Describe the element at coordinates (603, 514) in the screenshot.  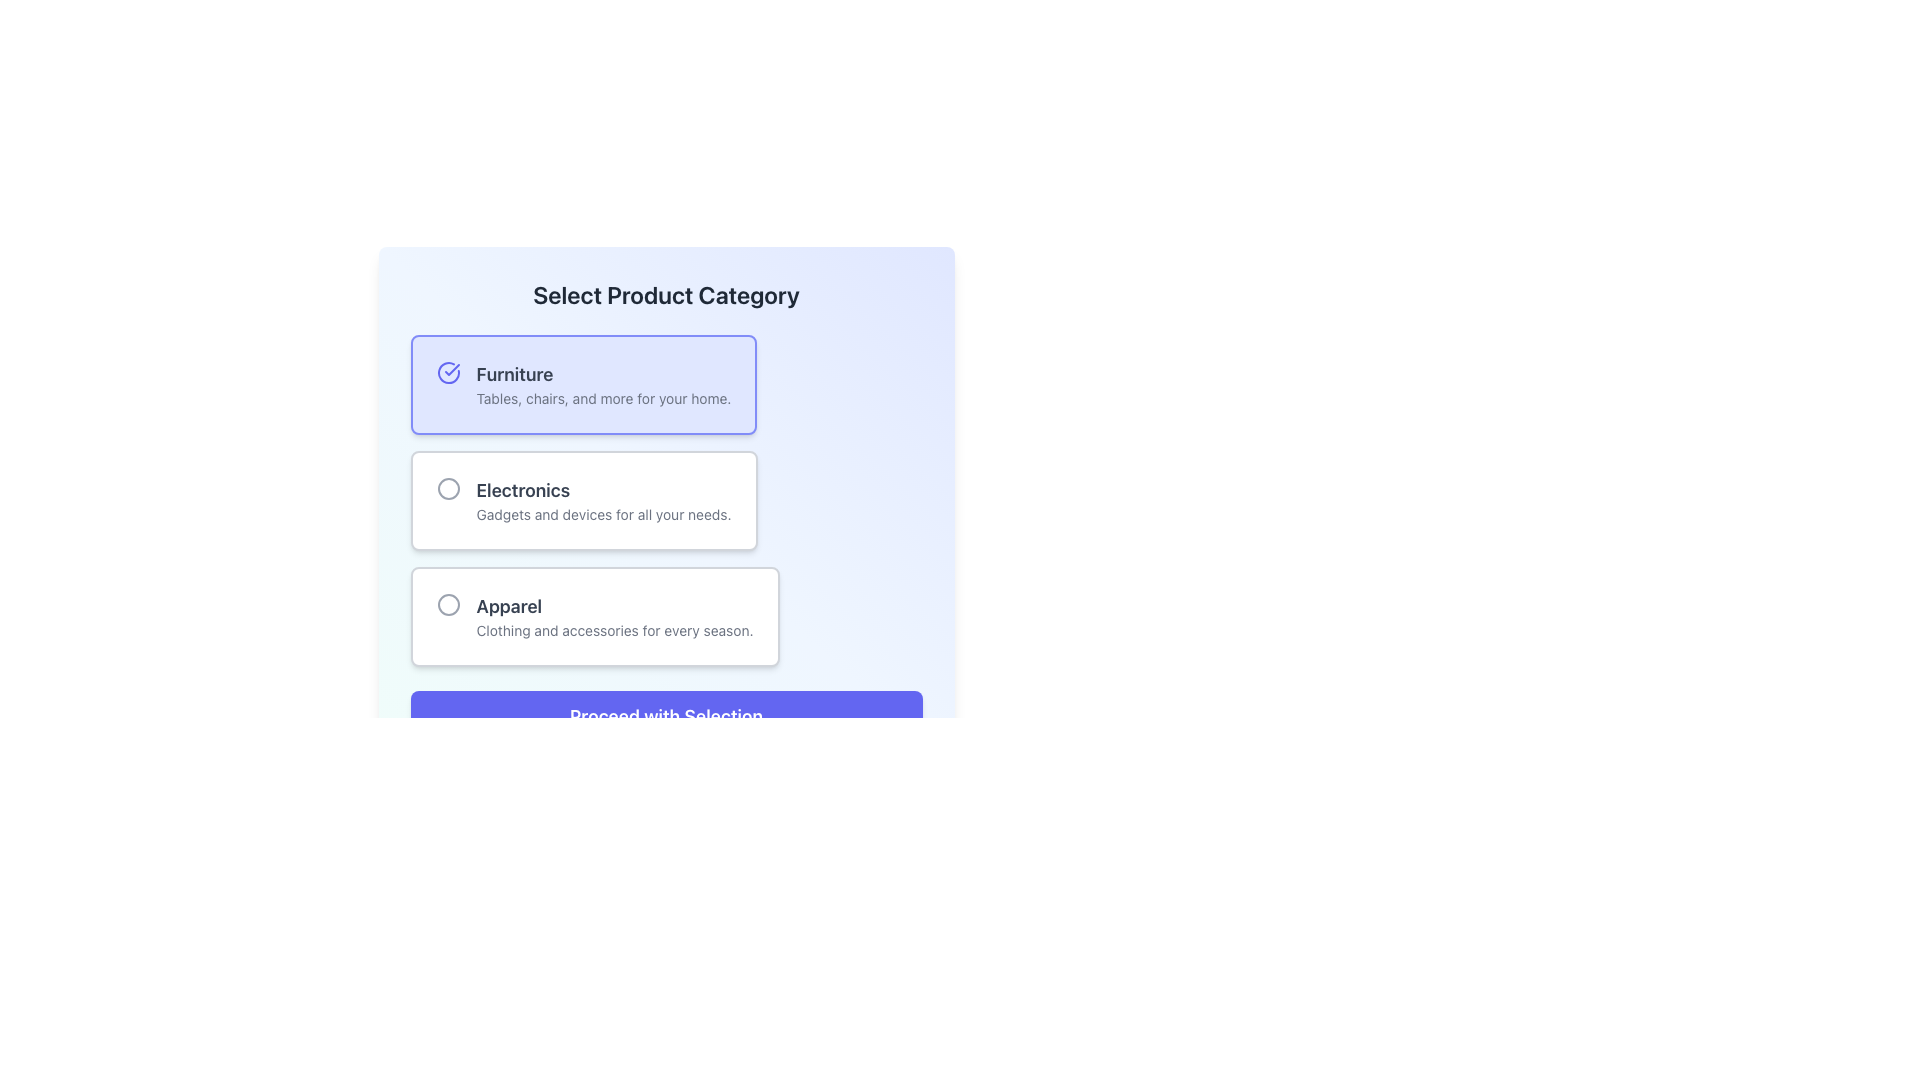
I see `the text label displaying 'Gadgets and devices for all your needs.' which is styled in gray color and located below the 'Electronics' text` at that location.